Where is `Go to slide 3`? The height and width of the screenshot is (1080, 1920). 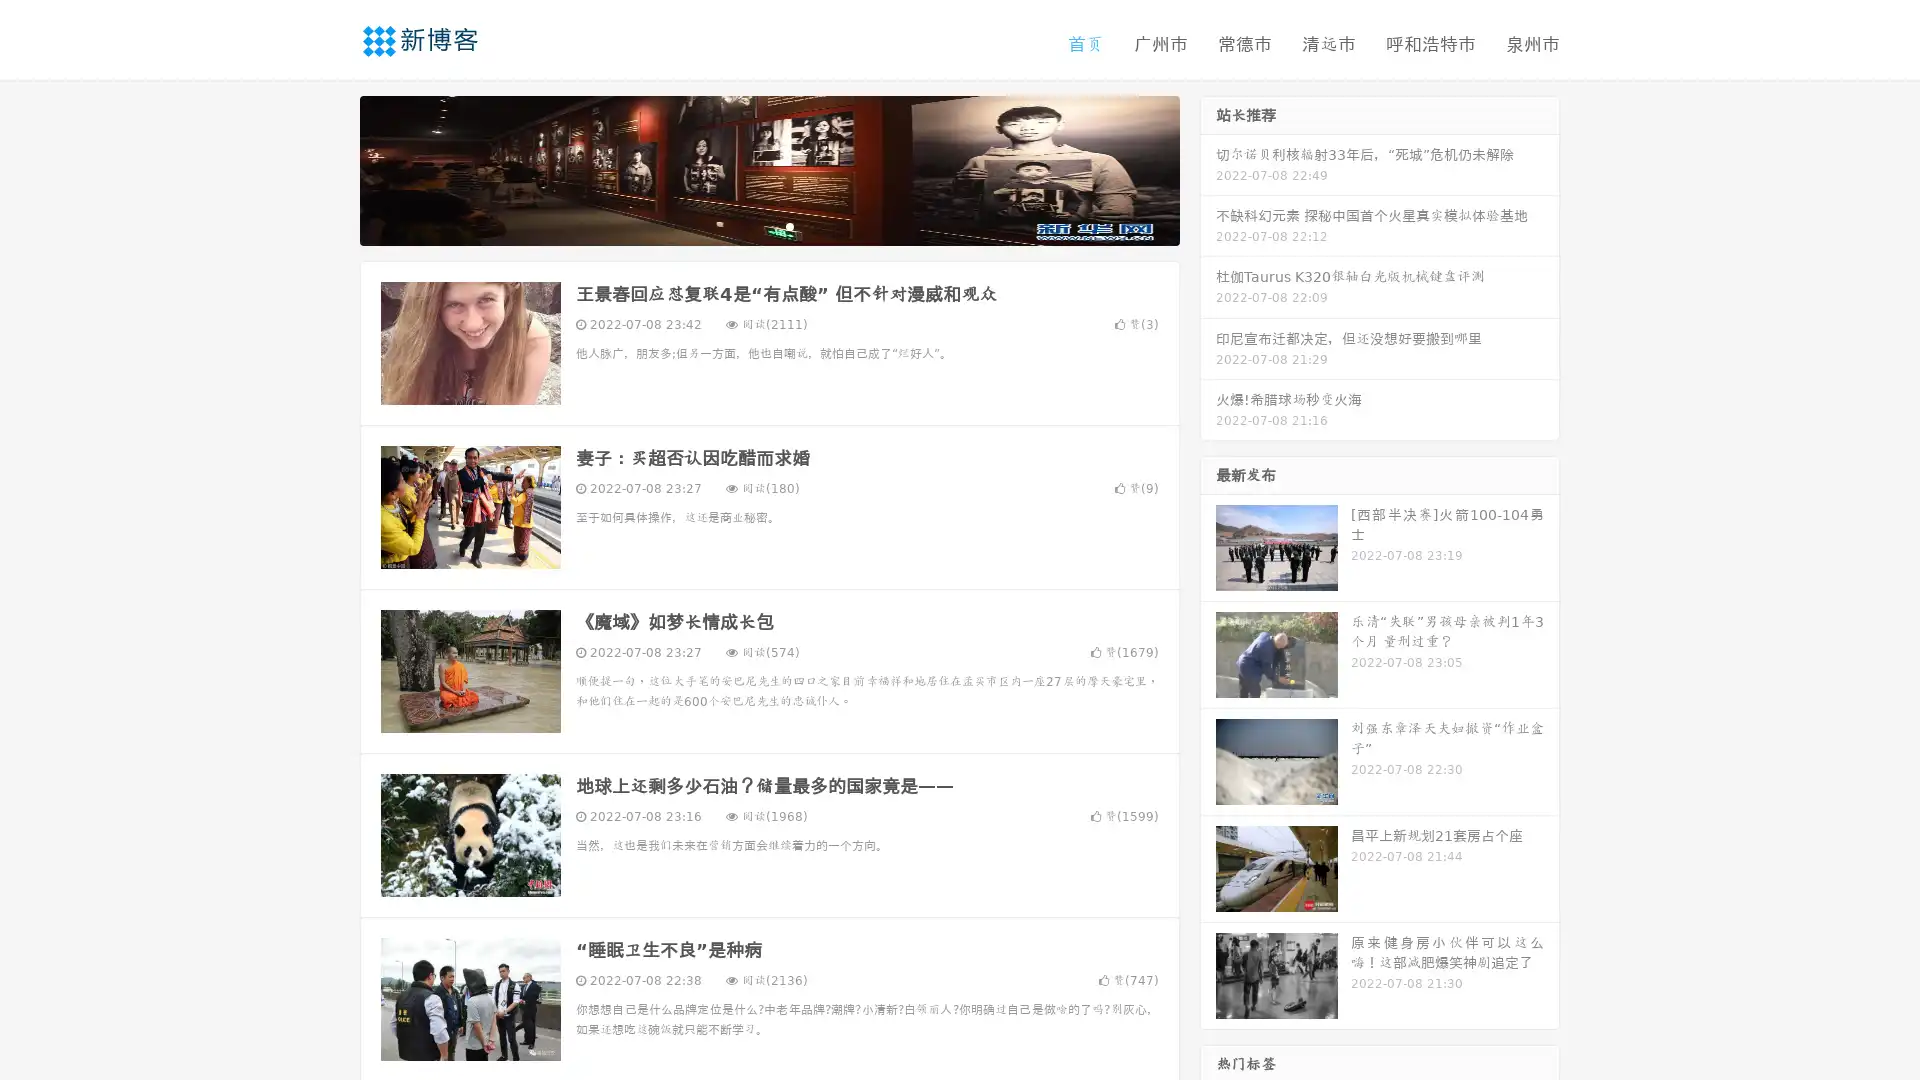 Go to slide 3 is located at coordinates (789, 225).